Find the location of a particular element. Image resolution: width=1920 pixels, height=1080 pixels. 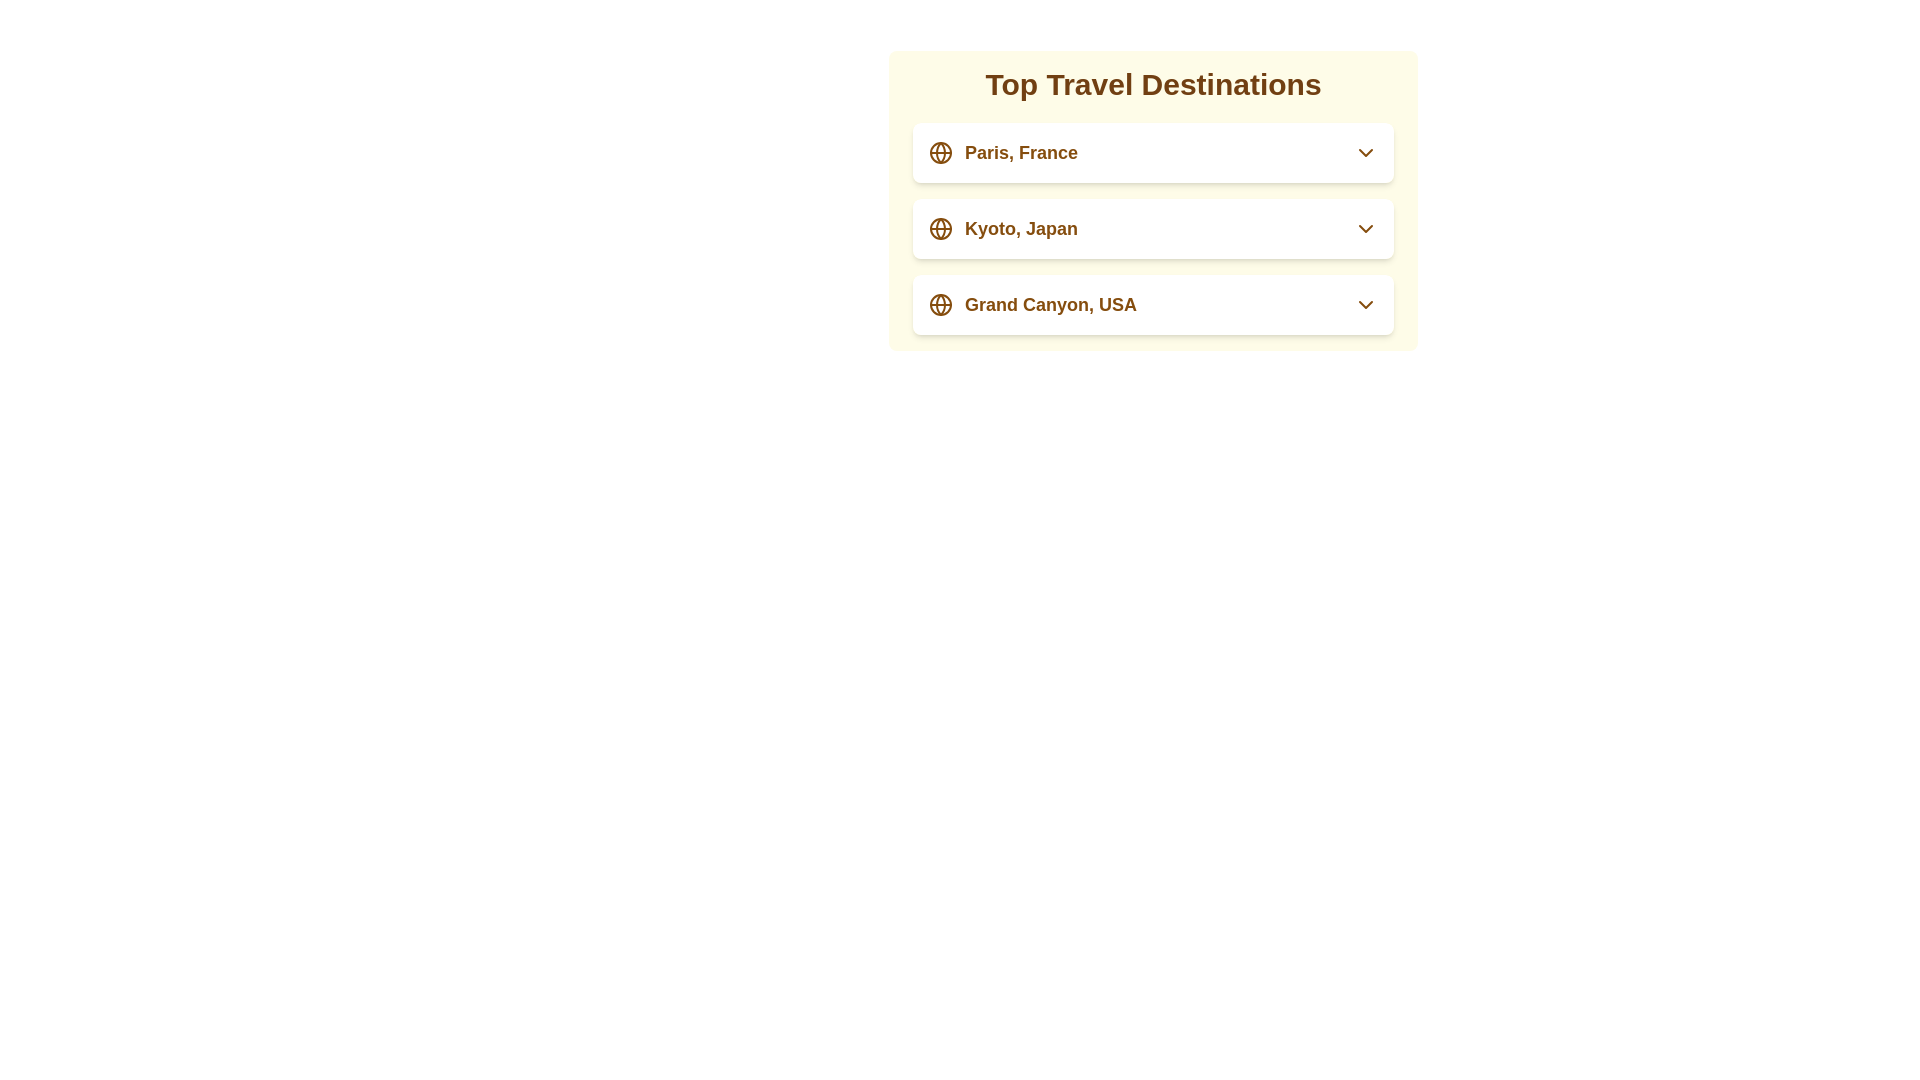

the decorative icon representing 'Grand Canyon, USA', which is the third icon in the list of travel destination icons under 'Top Travel Destinations' is located at coordinates (939, 304).